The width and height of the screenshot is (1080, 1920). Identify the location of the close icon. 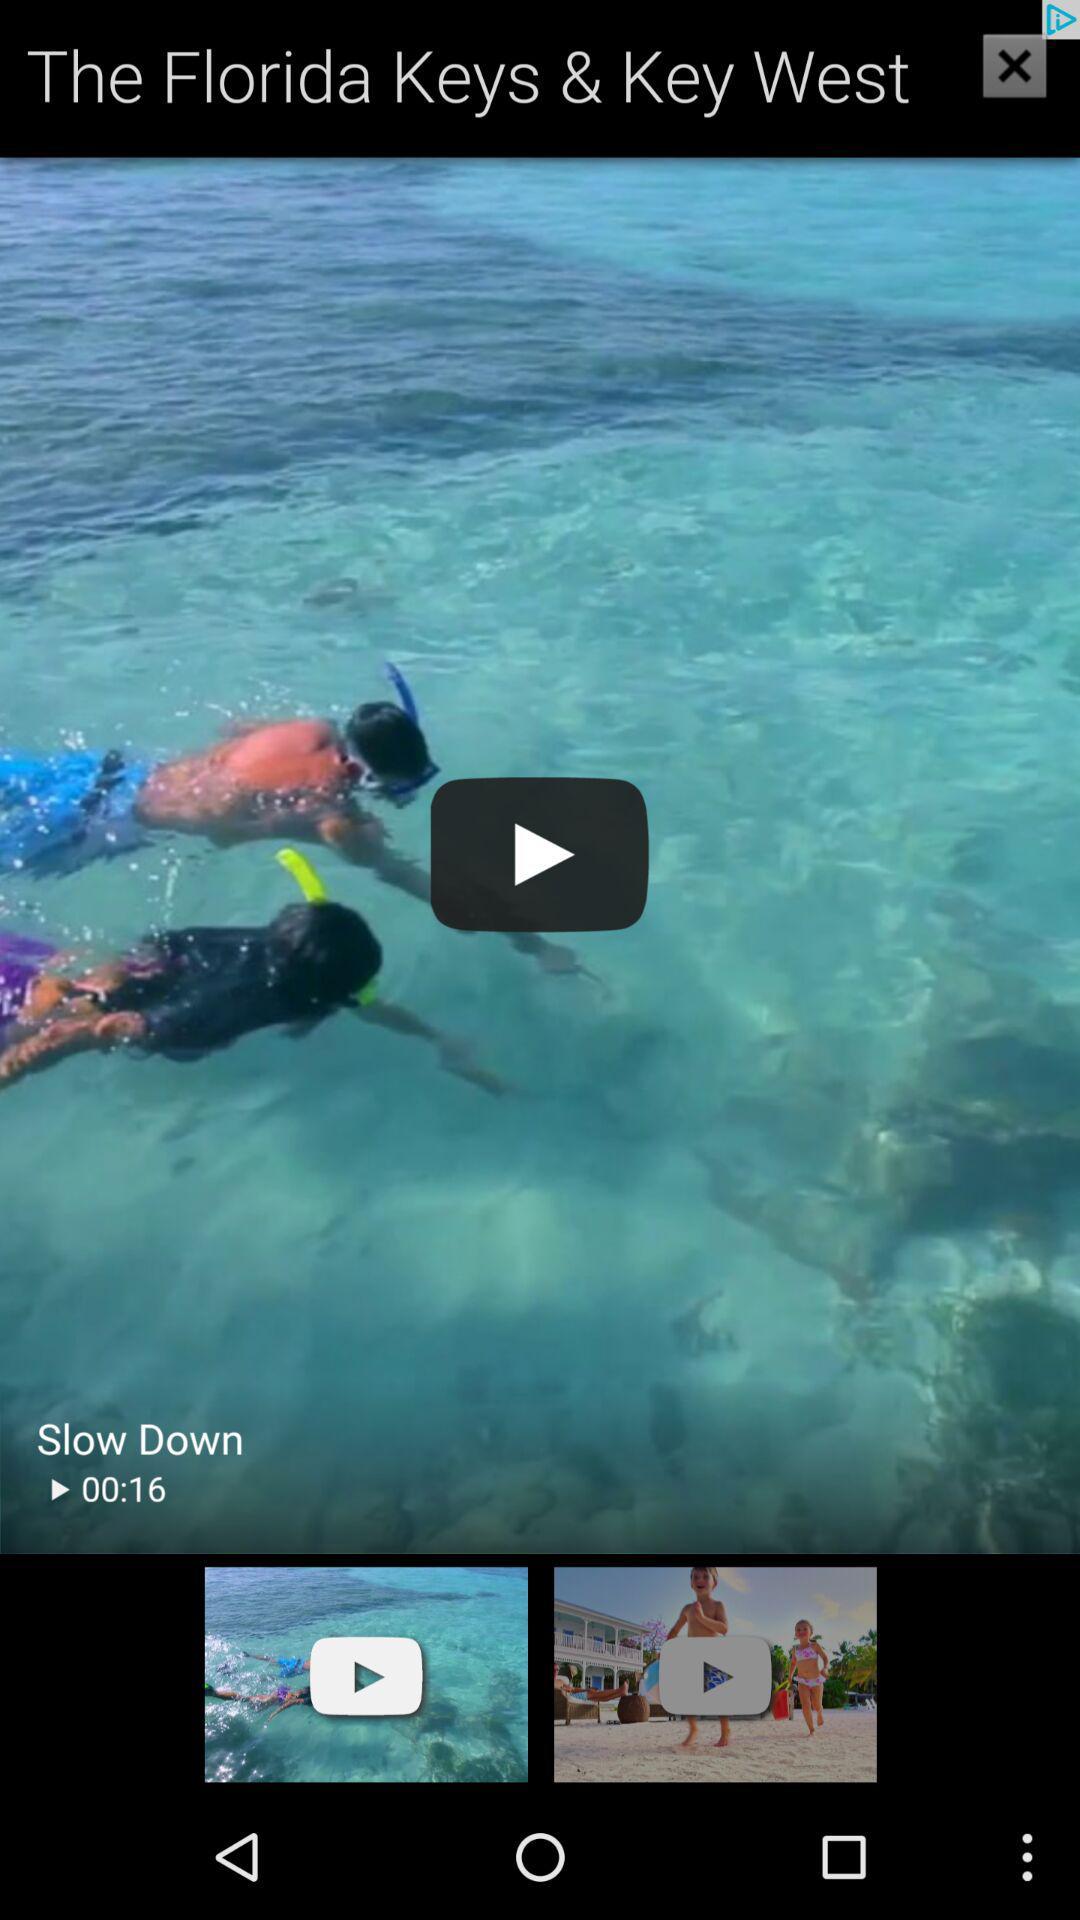
(1014, 70).